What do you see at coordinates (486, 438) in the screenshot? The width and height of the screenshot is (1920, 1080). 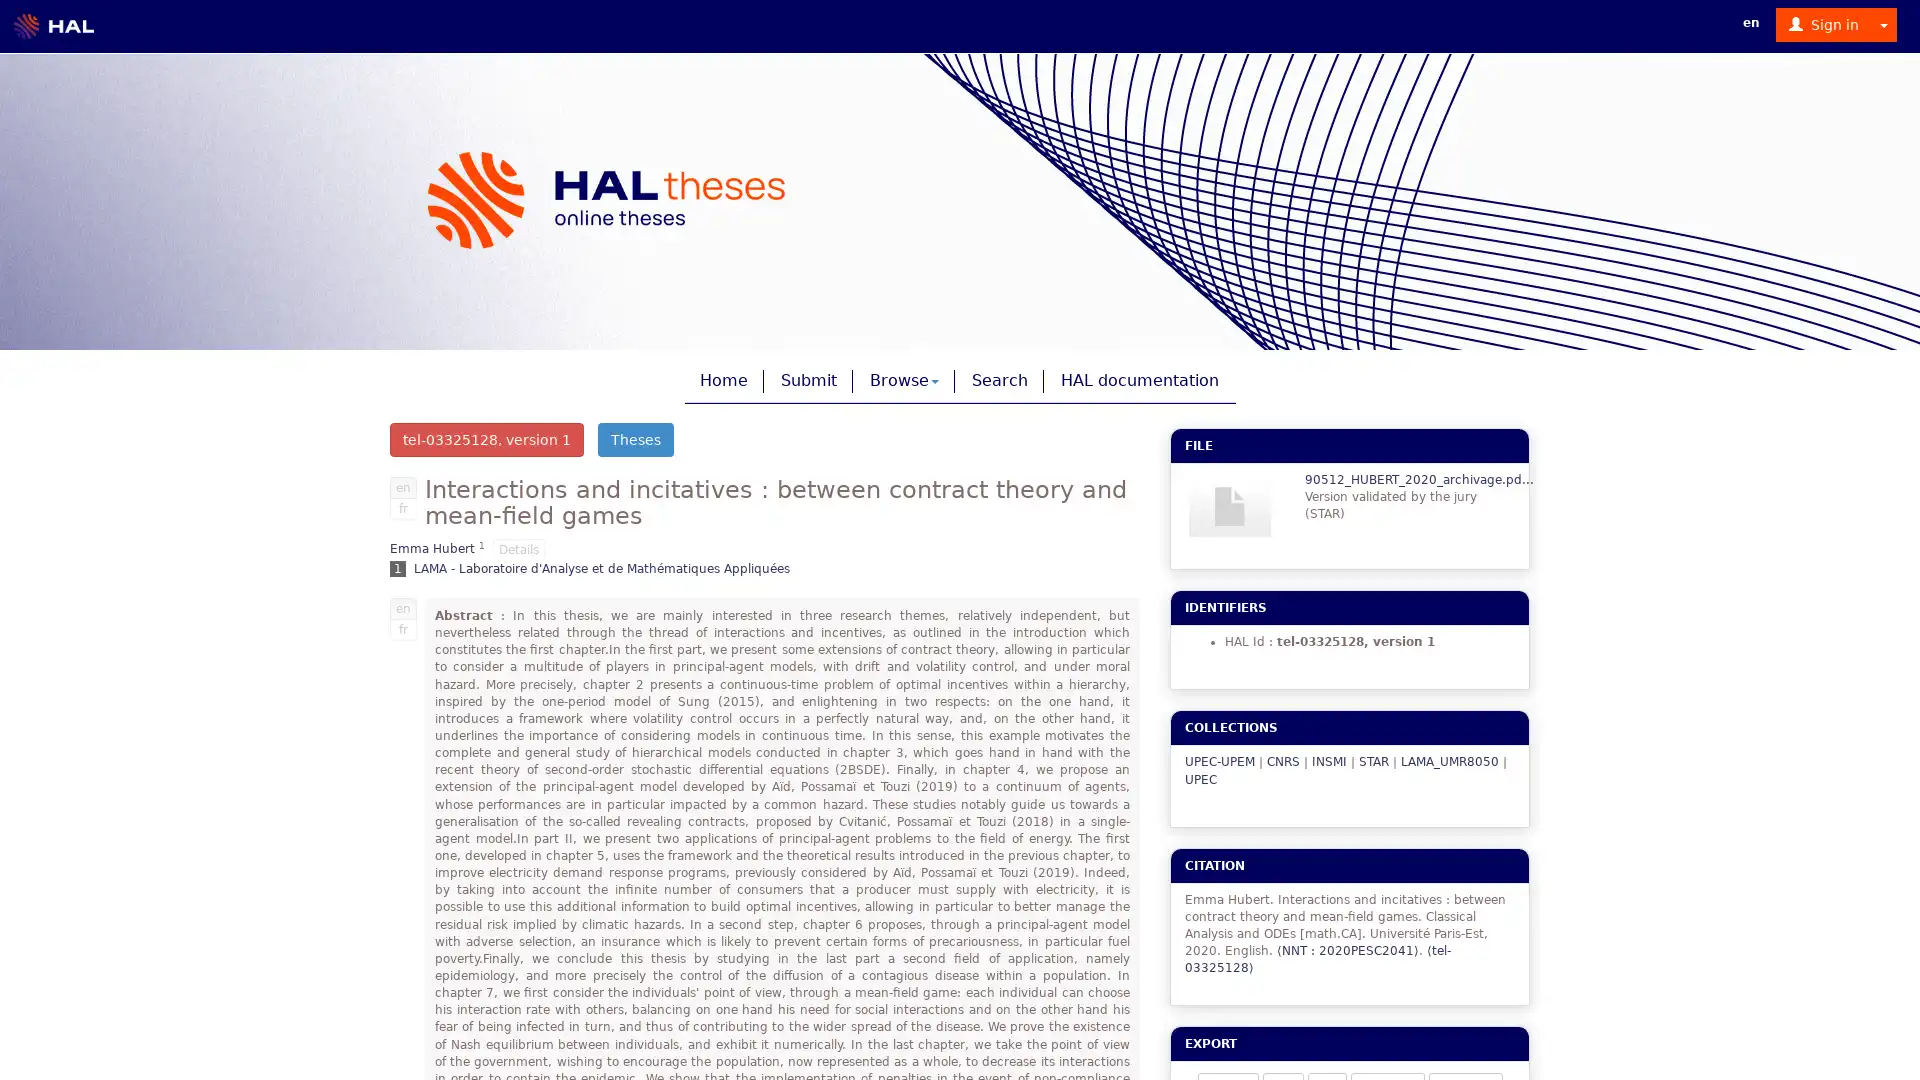 I see `tel-03325128, version 1` at bounding box center [486, 438].